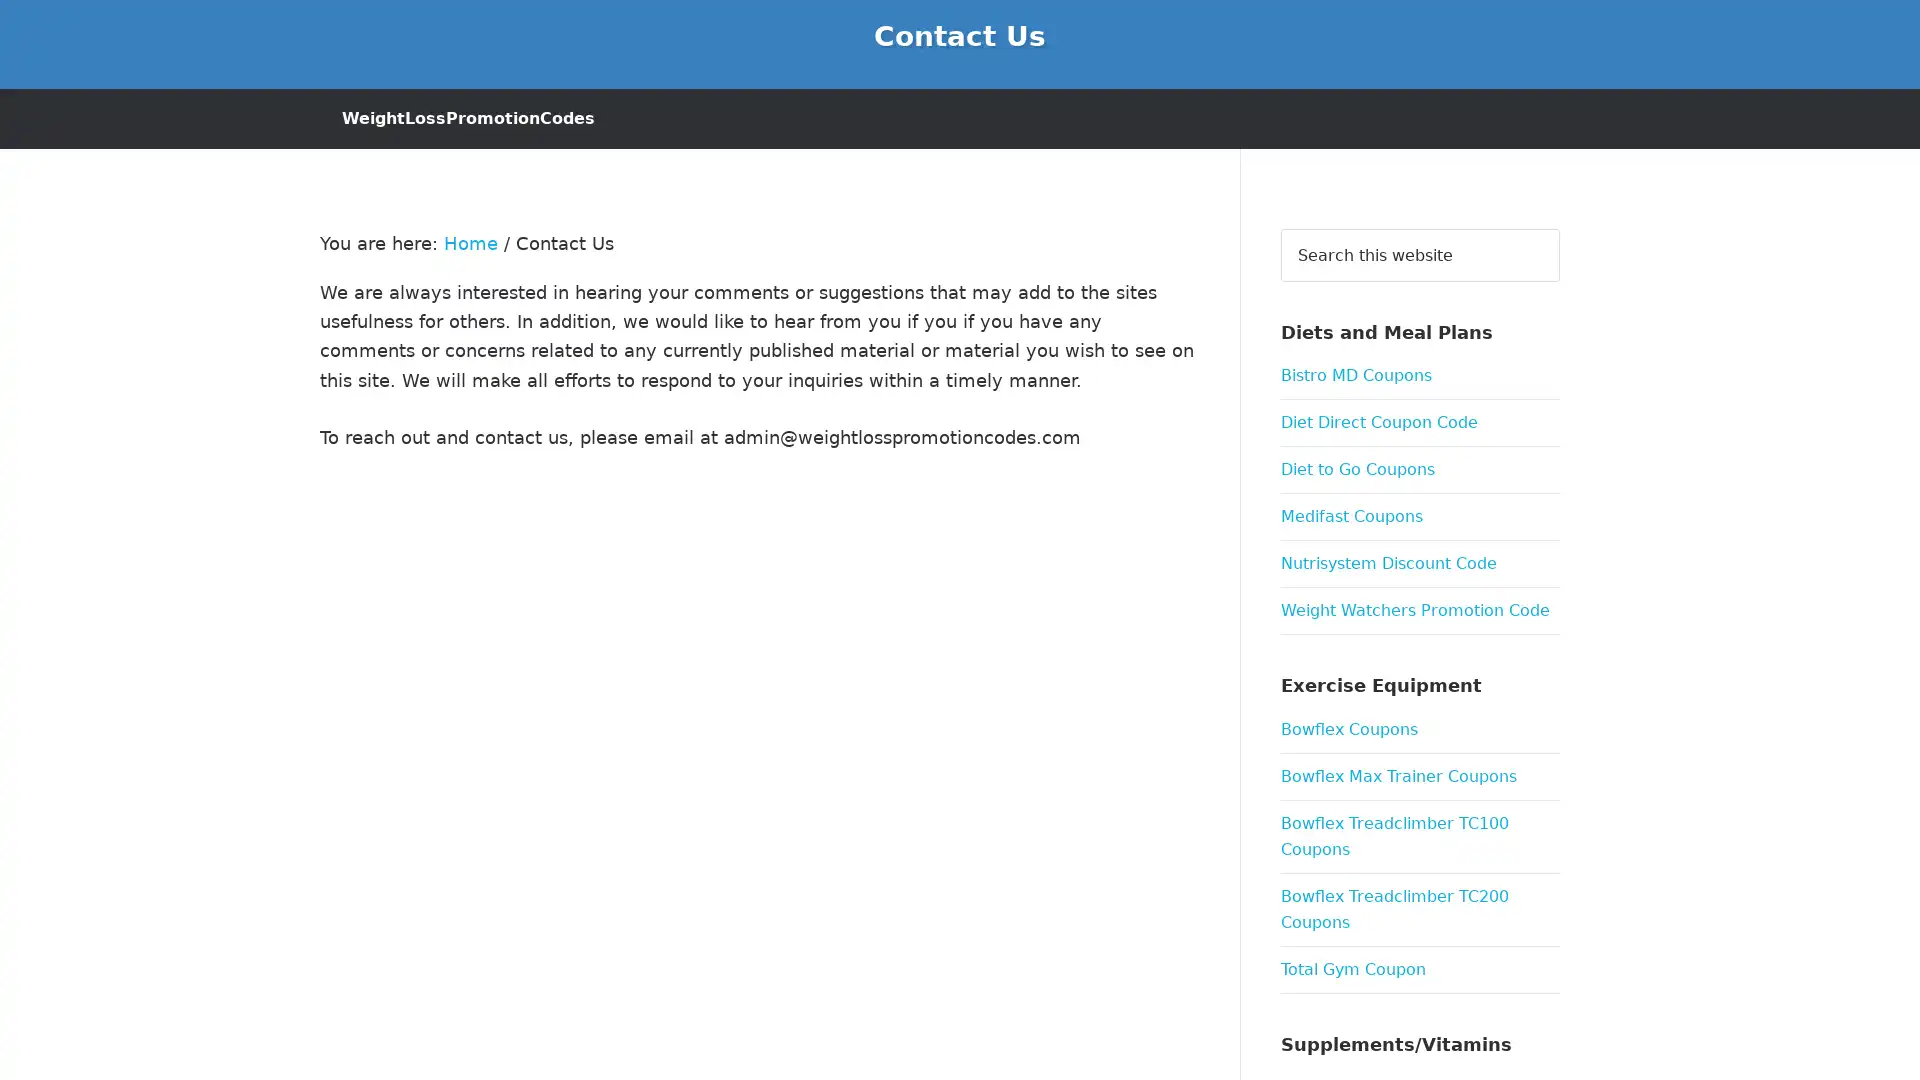 This screenshot has height=1080, width=1920. Describe the element at coordinates (1558, 226) in the screenshot. I see `Search` at that location.